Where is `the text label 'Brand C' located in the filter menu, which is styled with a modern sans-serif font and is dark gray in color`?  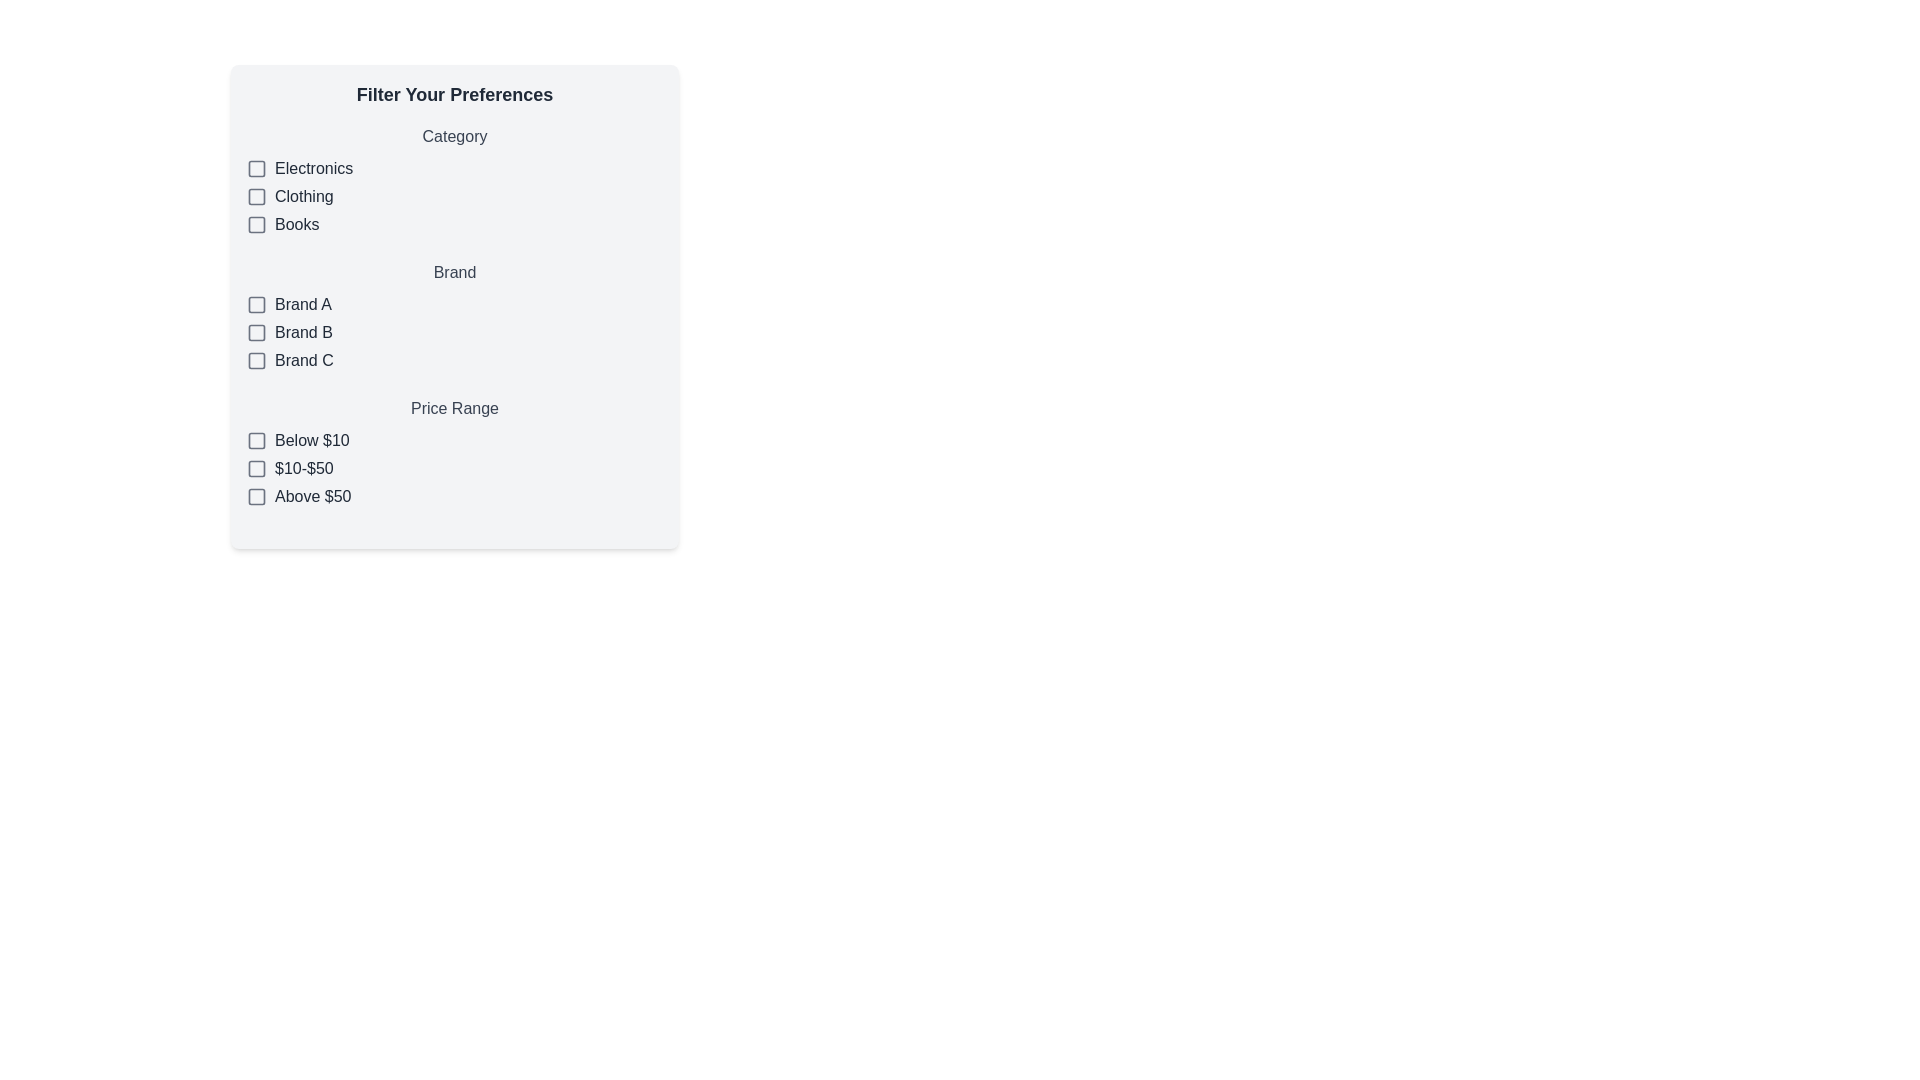 the text label 'Brand C' located in the filter menu, which is styled with a modern sans-serif font and is dark gray in color is located at coordinates (303, 361).